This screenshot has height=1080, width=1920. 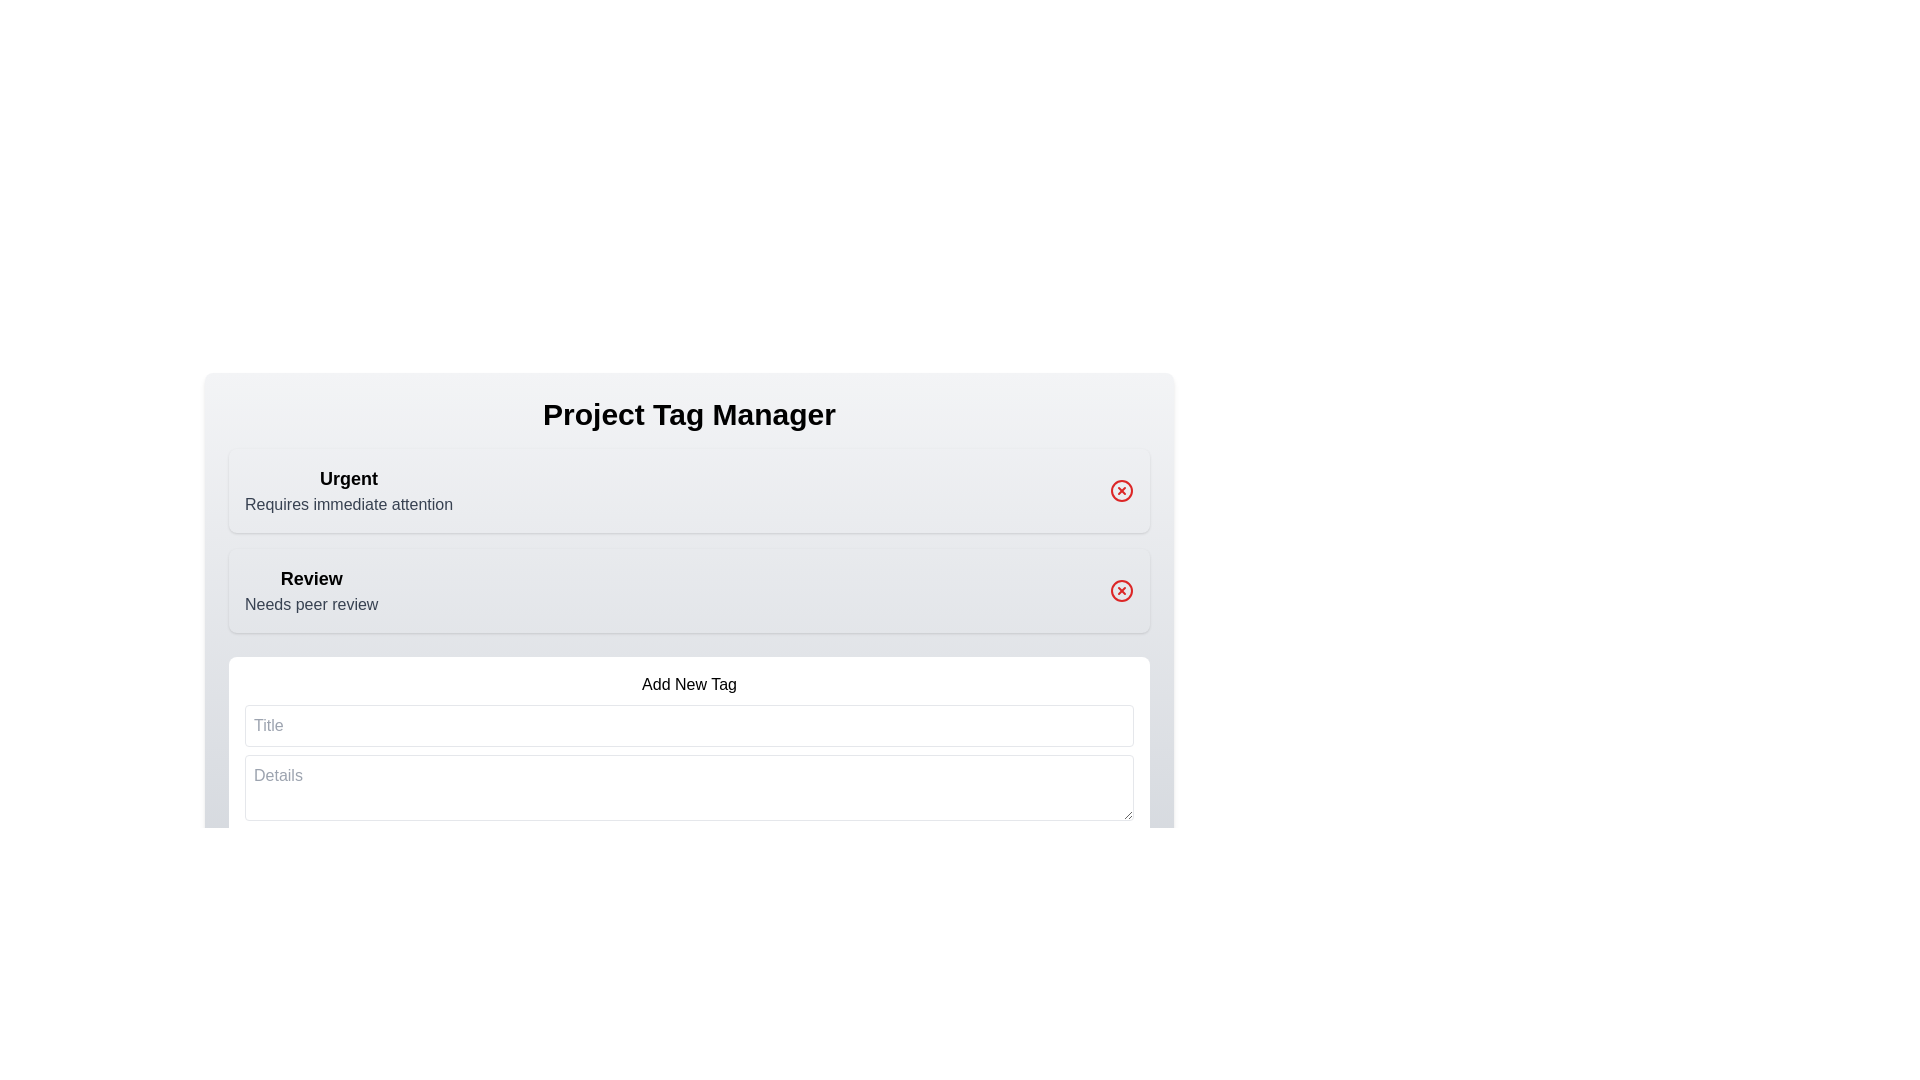 What do you see at coordinates (349, 478) in the screenshot?
I see `the high-priority text label in the Project Tag Manager section, which indicates urgent categories and is located above the smaller text 'Requires immediate attention'` at bounding box center [349, 478].